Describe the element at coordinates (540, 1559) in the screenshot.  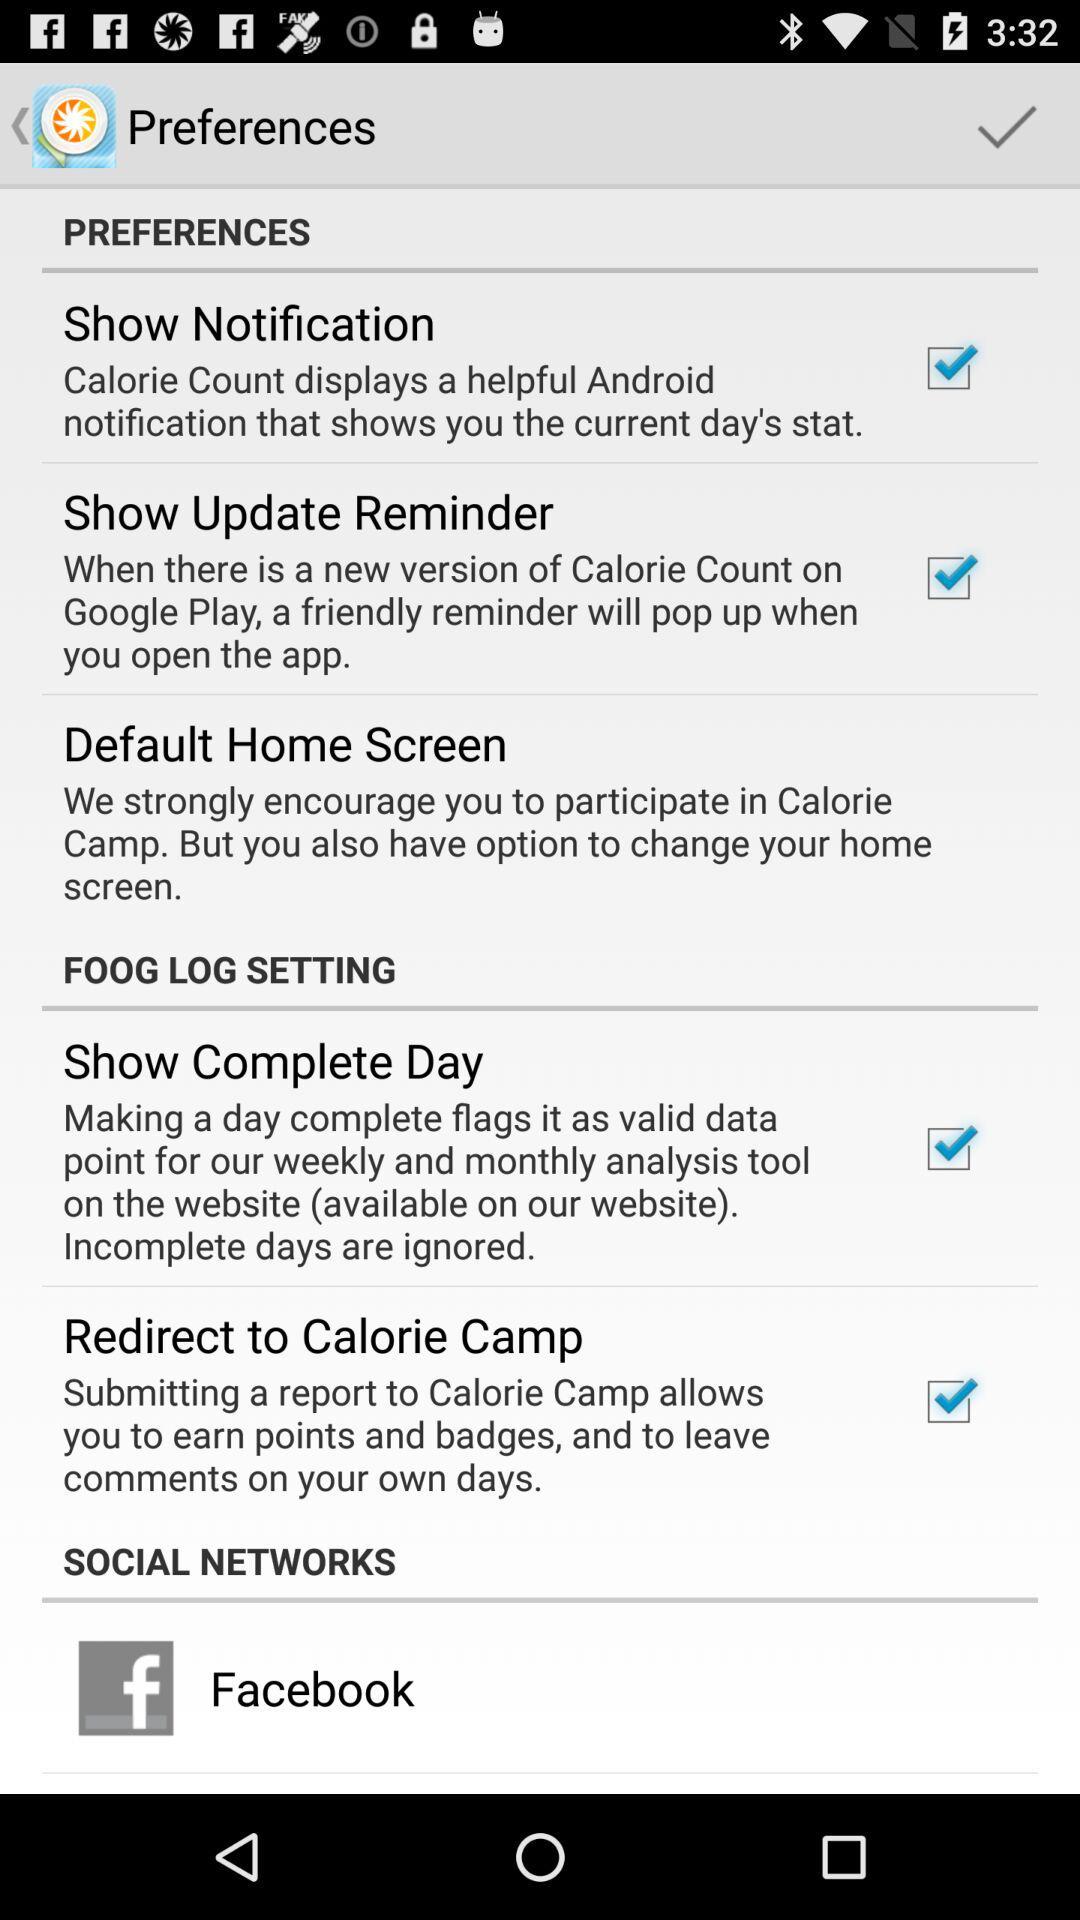
I see `the social networks` at that location.